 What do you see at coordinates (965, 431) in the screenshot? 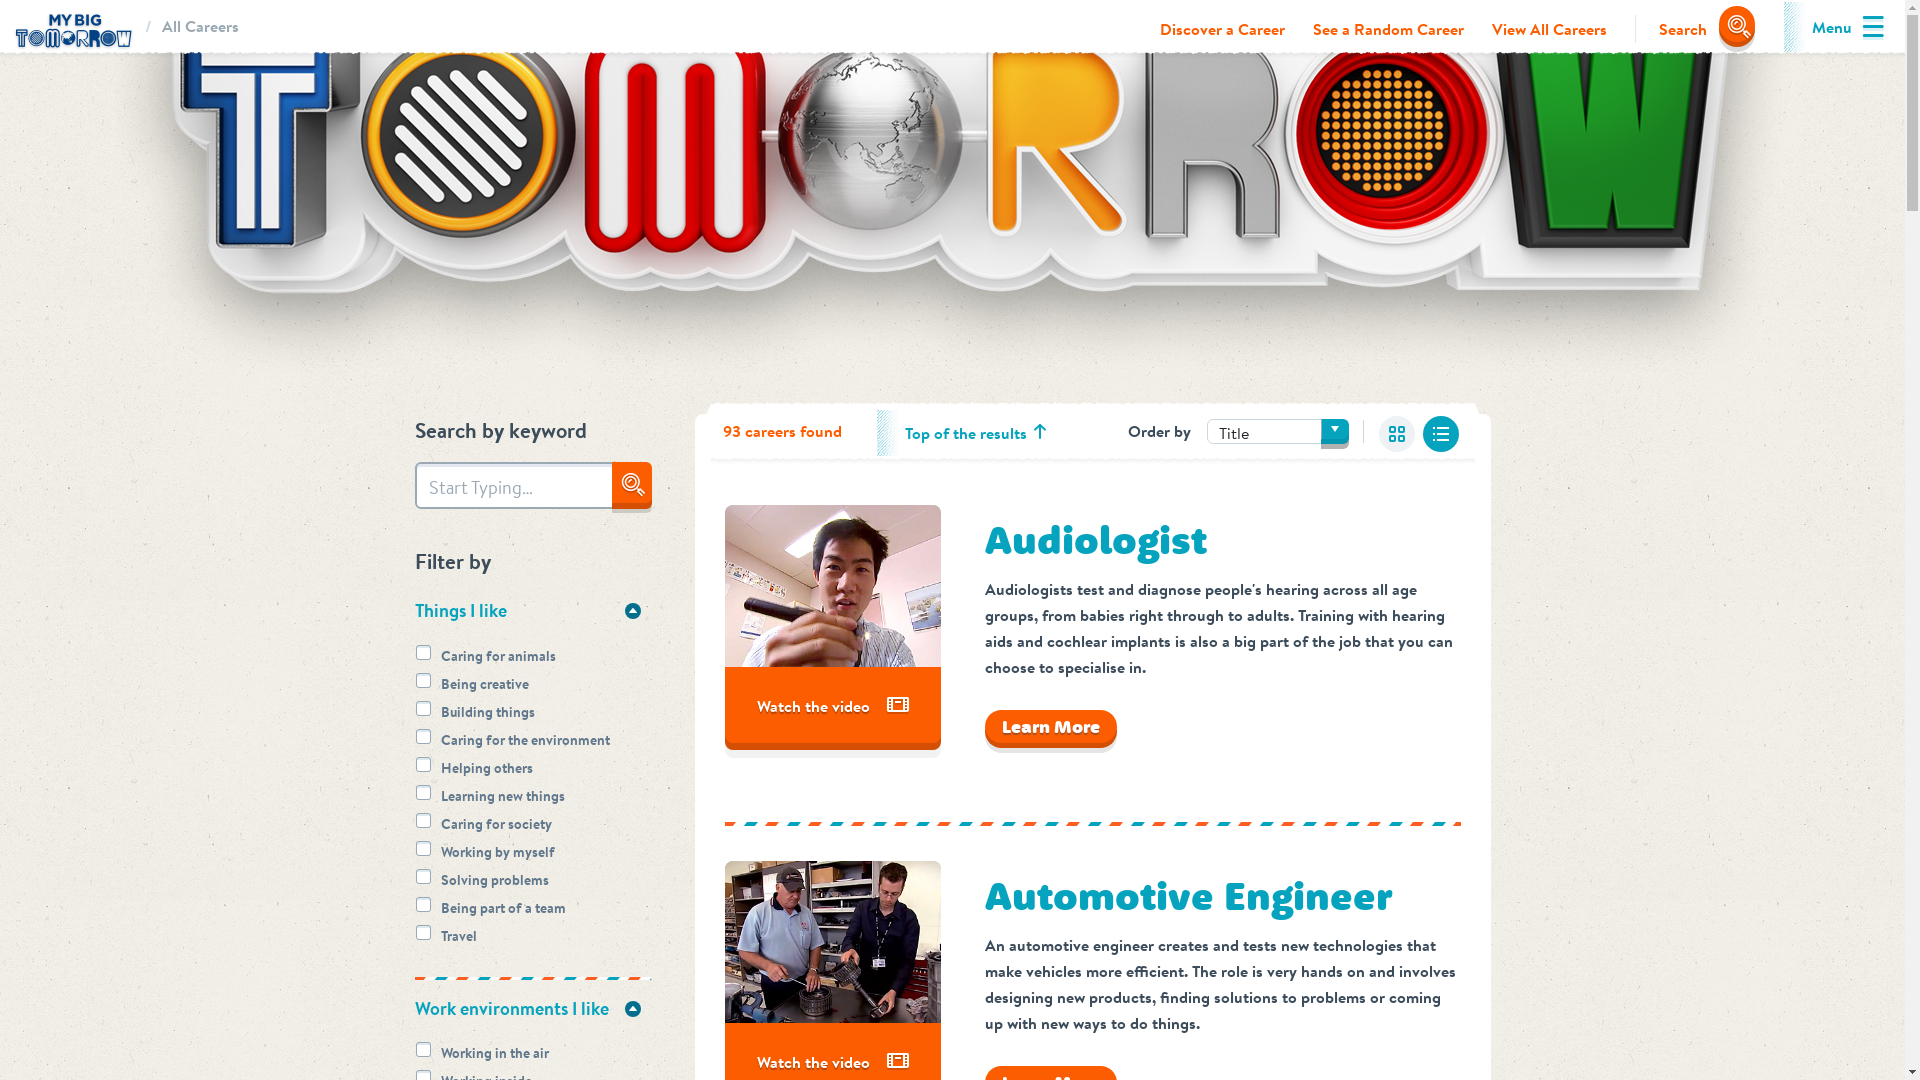
I see `'Top of the results'` at bounding box center [965, 431].